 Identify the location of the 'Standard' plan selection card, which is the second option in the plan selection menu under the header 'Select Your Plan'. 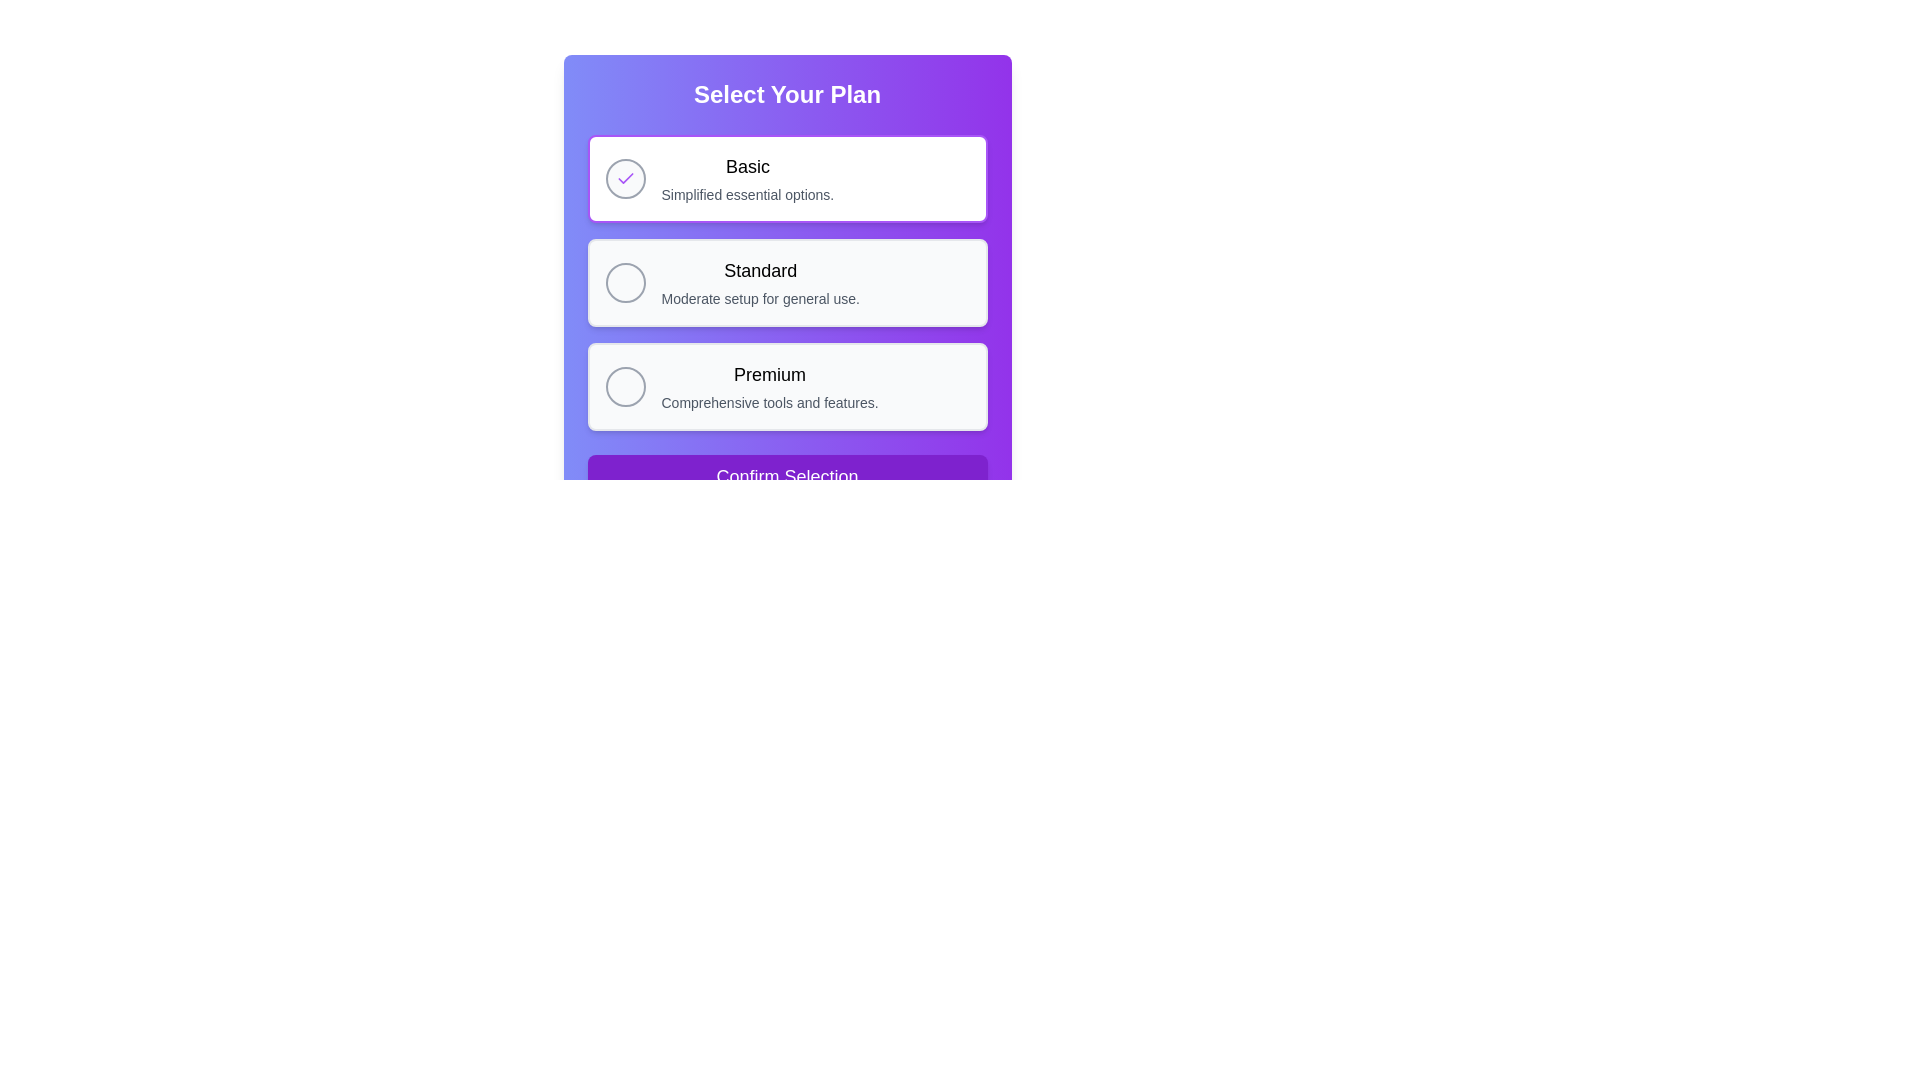
(786, 282).